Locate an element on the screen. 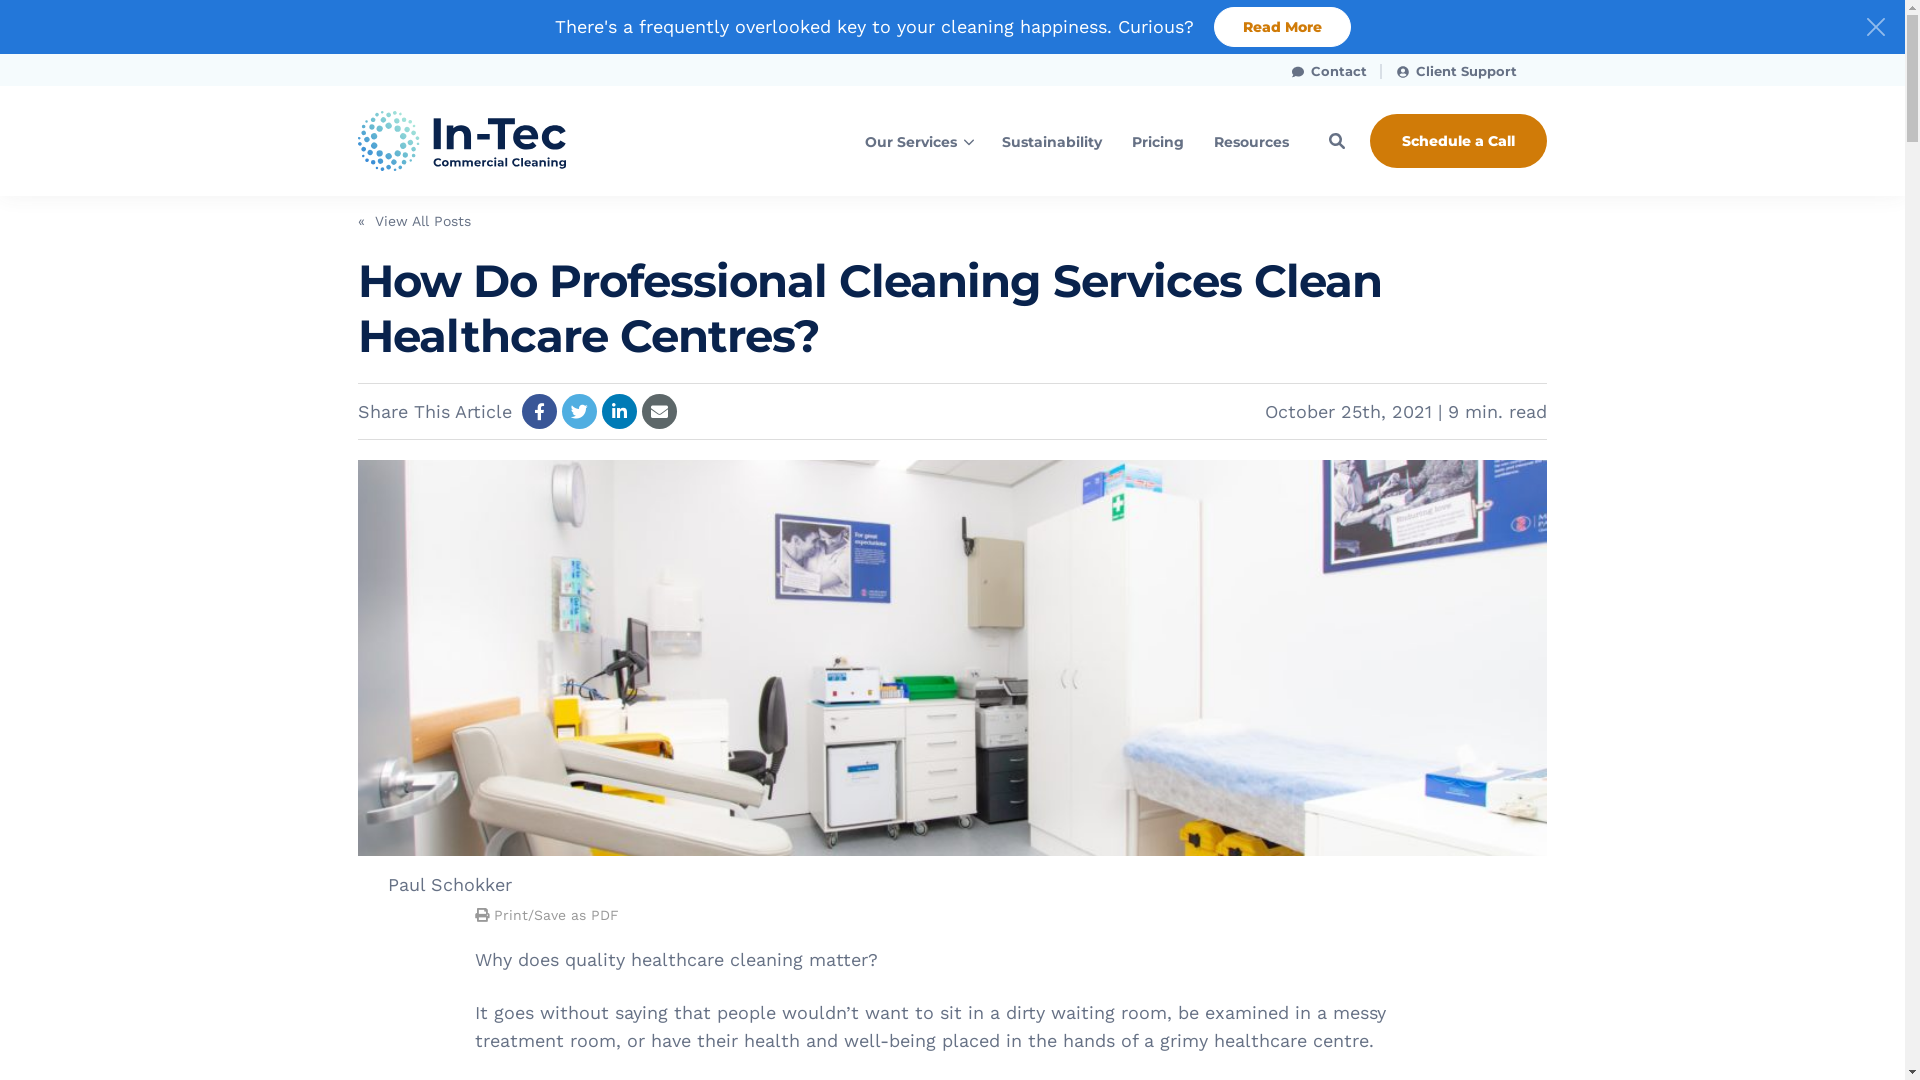  'Share via Email' is located at coordinates (659, 410).